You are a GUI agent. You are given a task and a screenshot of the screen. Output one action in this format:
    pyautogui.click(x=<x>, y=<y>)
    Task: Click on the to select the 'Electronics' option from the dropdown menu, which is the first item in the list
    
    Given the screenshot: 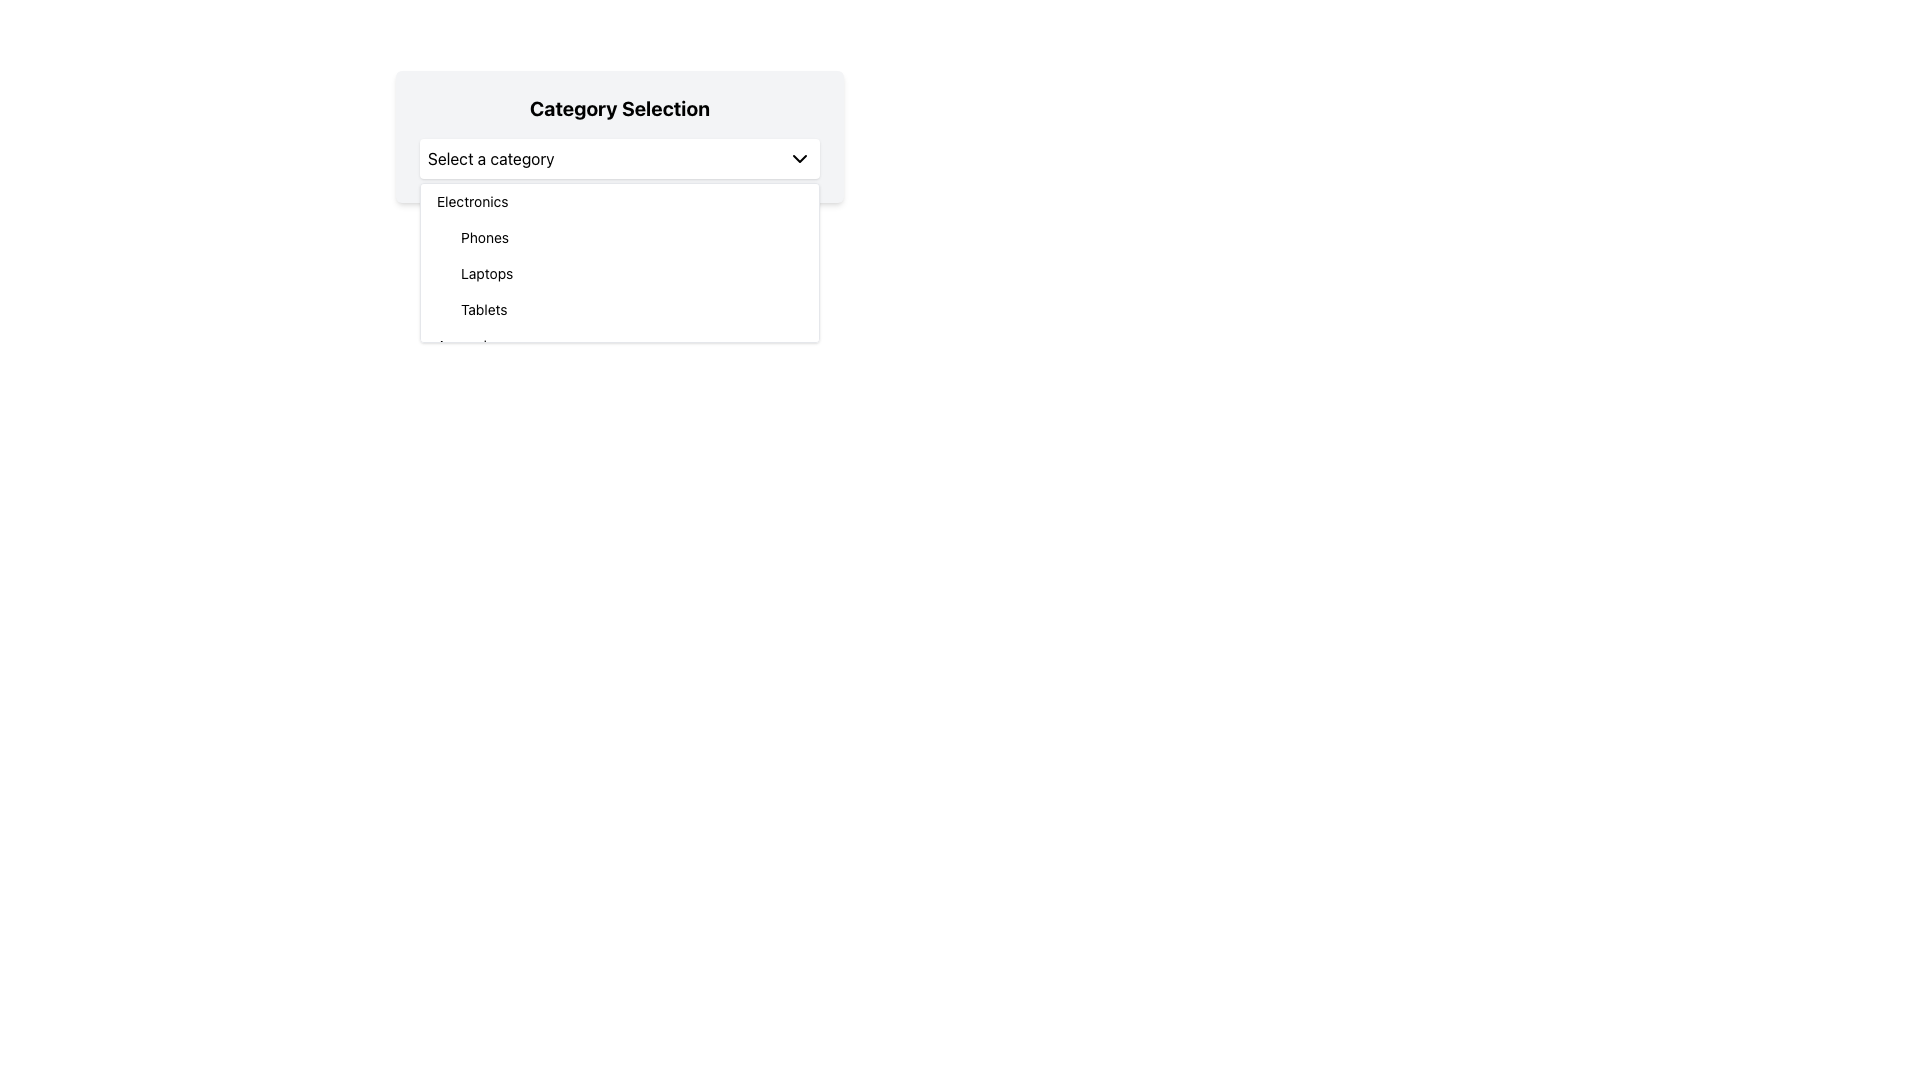 What is the action you would take?
    pyautogui.click(x=618, y=201)
    